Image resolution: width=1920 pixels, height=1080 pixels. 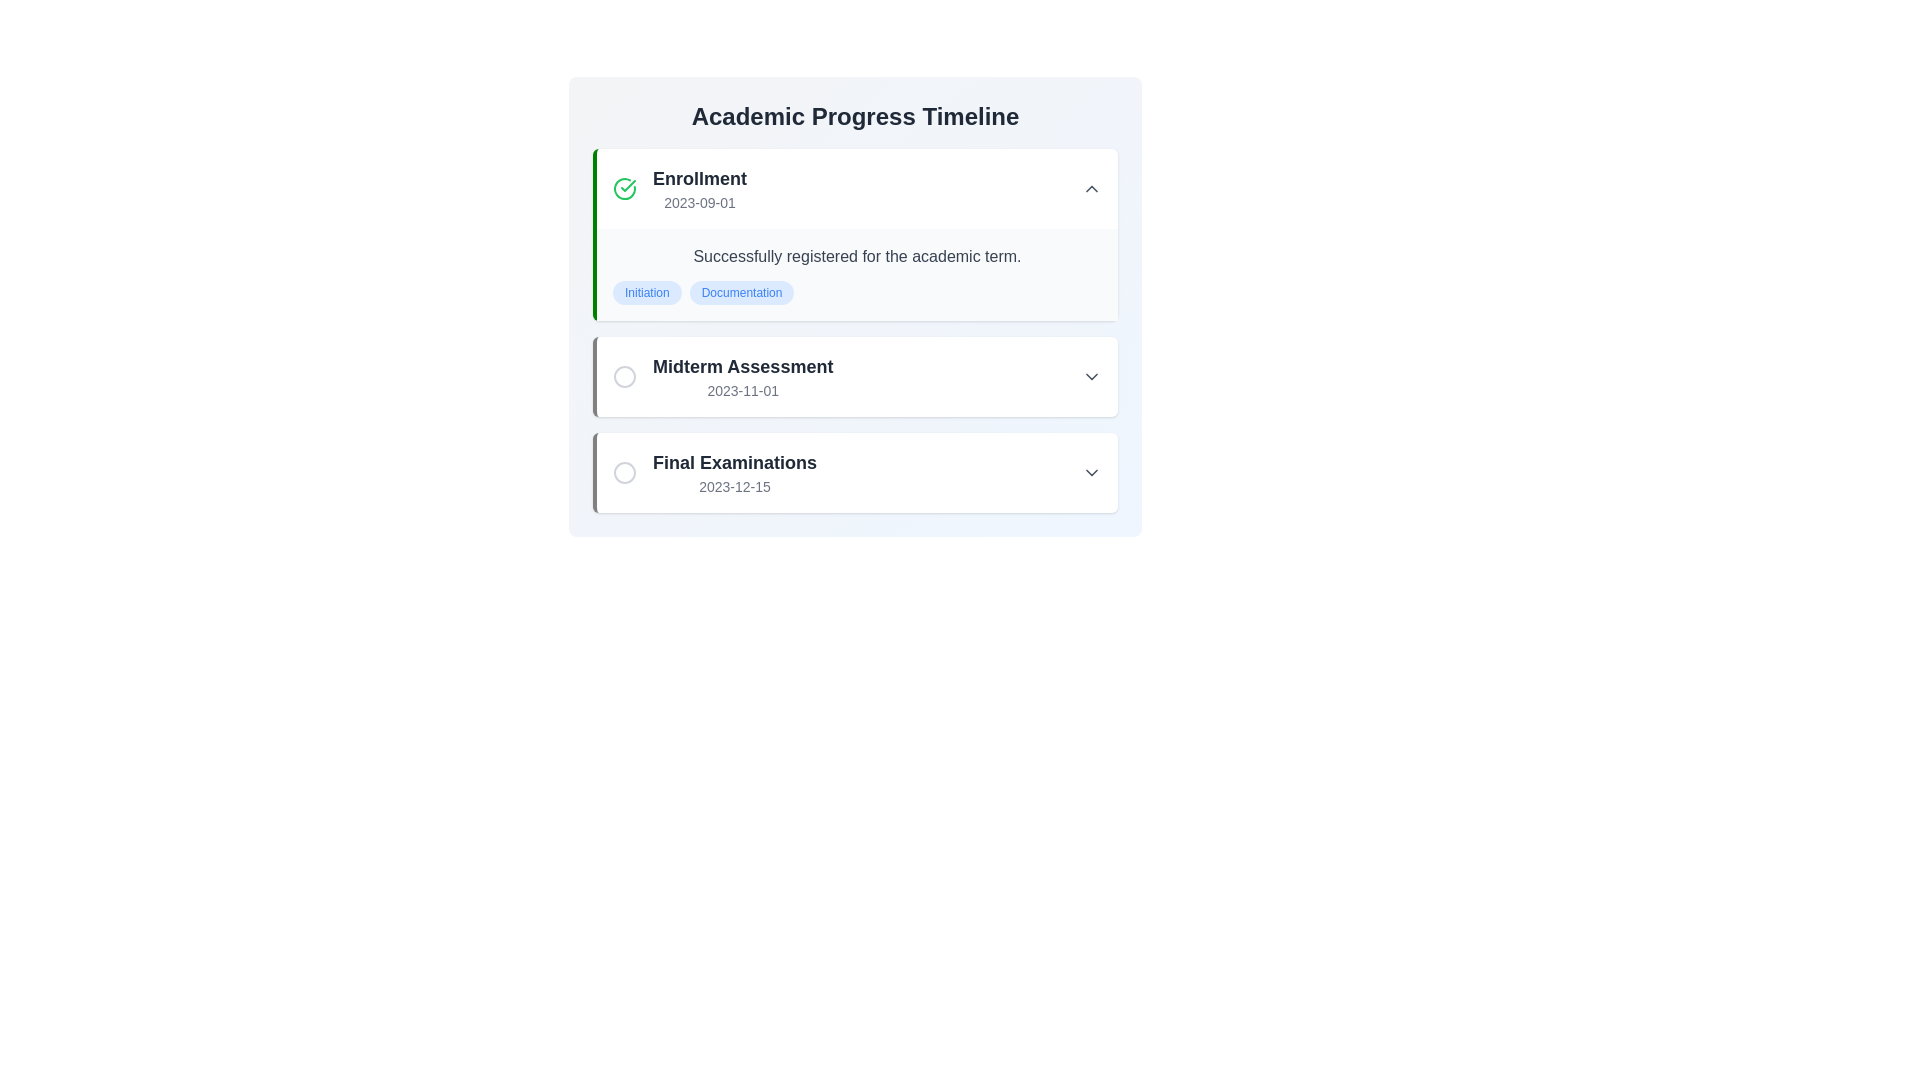 I want to click on the text label displaying '2023-09-01' located beneath the 'Enrollment' title in the timeline card, so click(x=700, y=203).